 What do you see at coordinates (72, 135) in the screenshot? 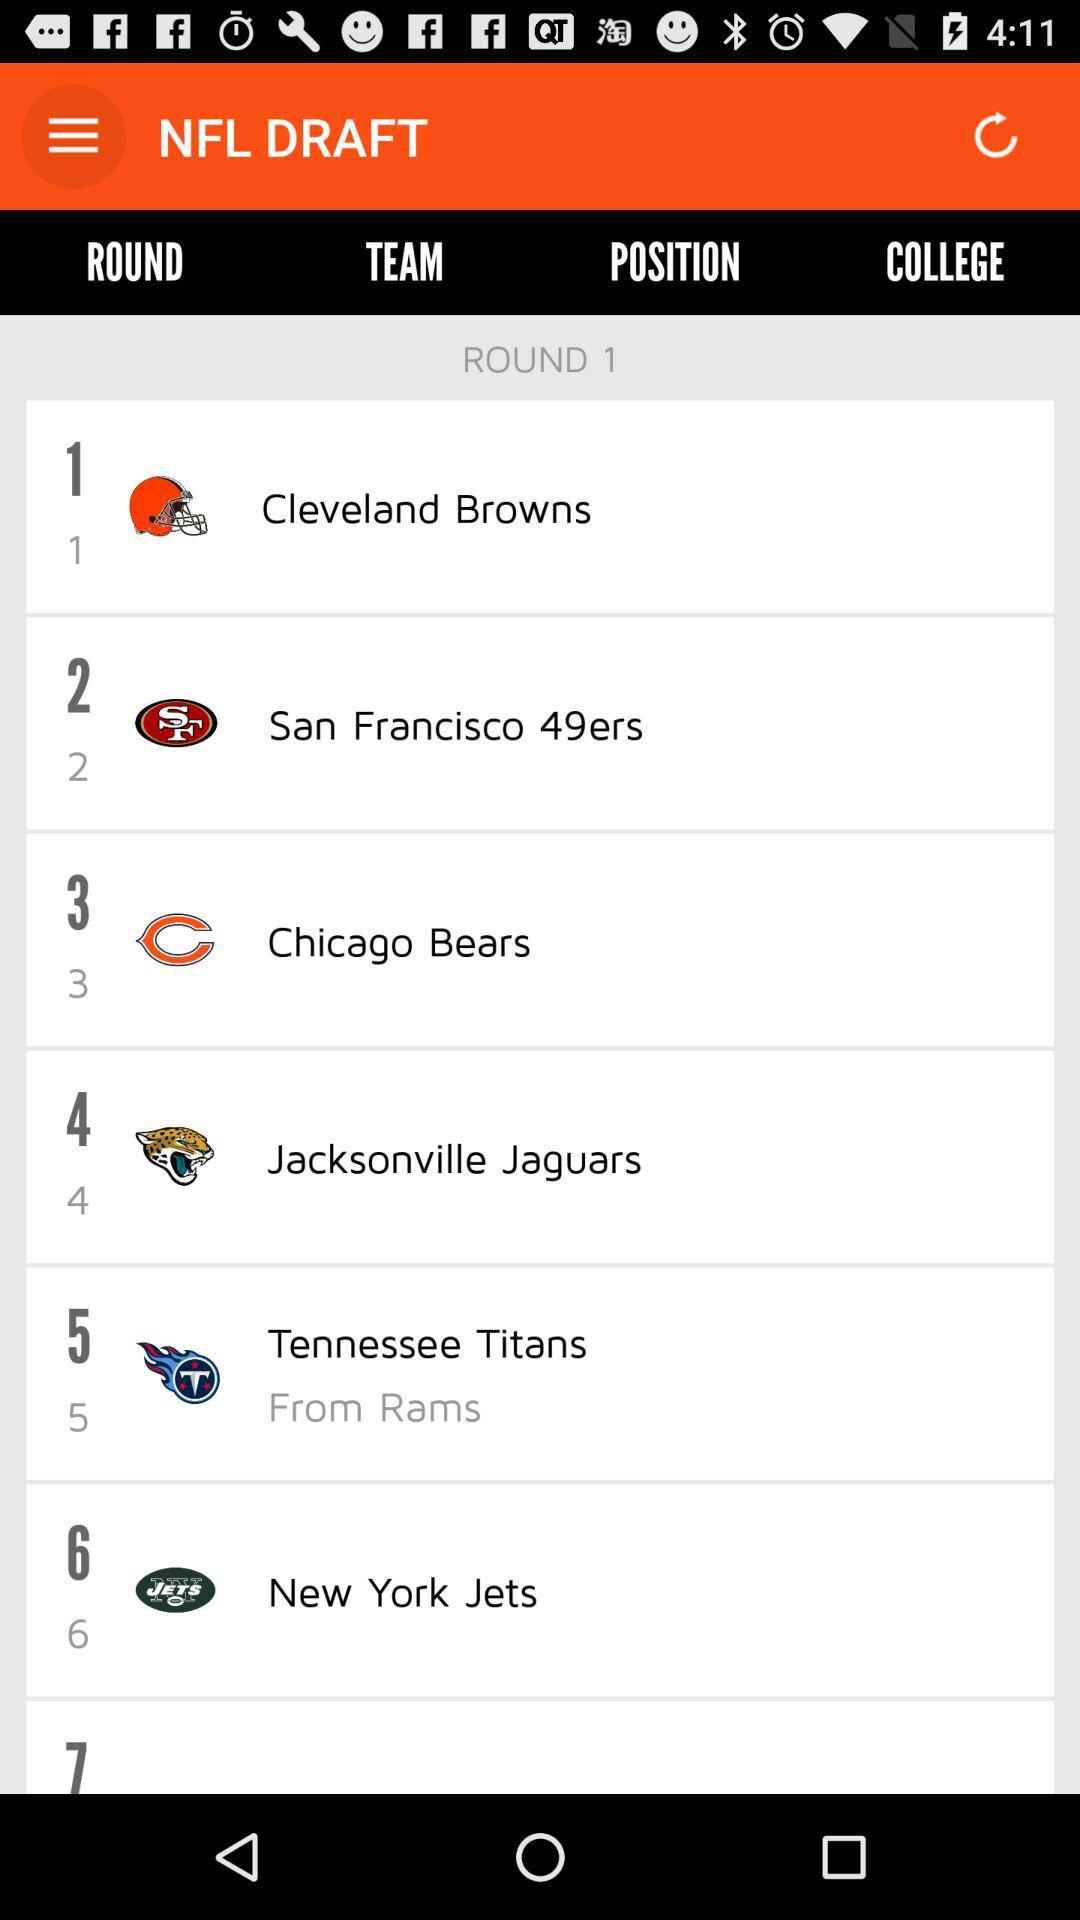
I see `the item next to nfl draft app` at bounding box center [72, 135].